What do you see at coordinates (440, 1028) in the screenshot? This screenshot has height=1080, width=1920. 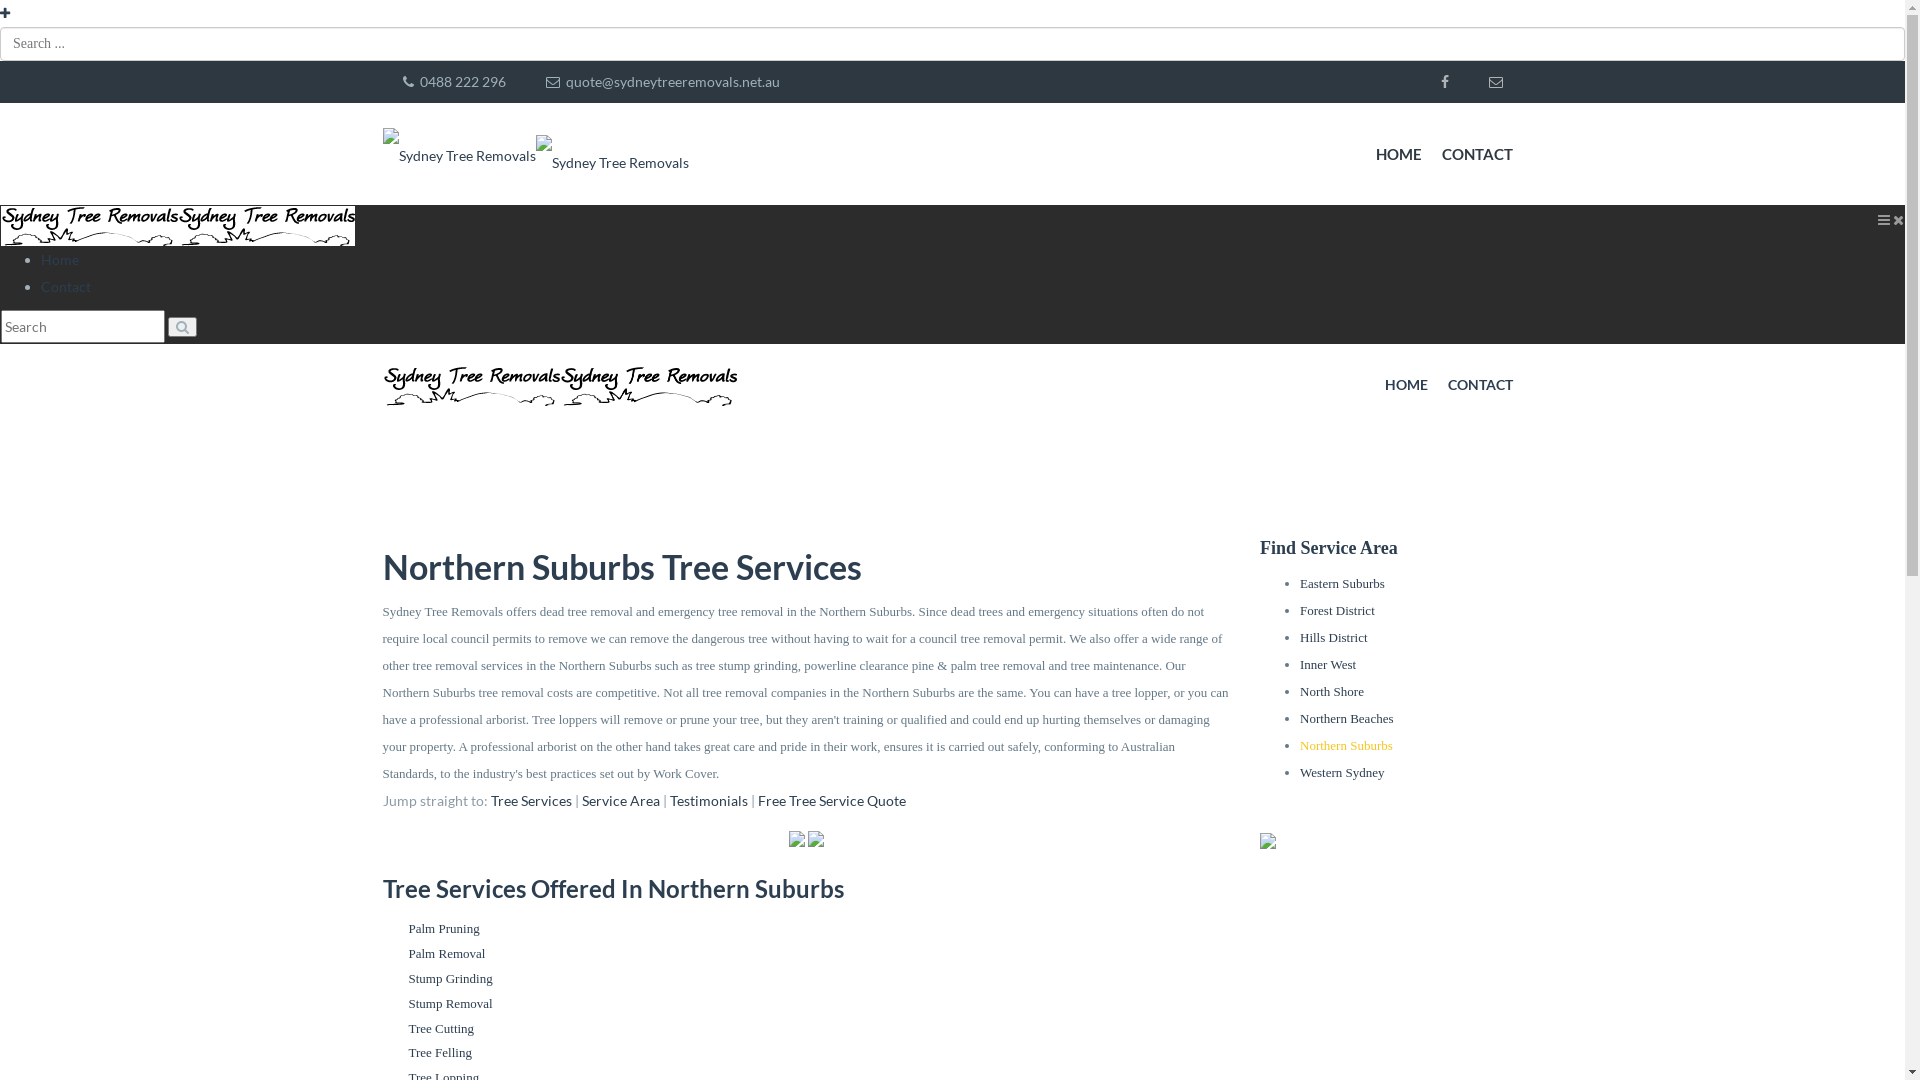 I see `'Tree Cutting'` at bounding box center [440, 1028].